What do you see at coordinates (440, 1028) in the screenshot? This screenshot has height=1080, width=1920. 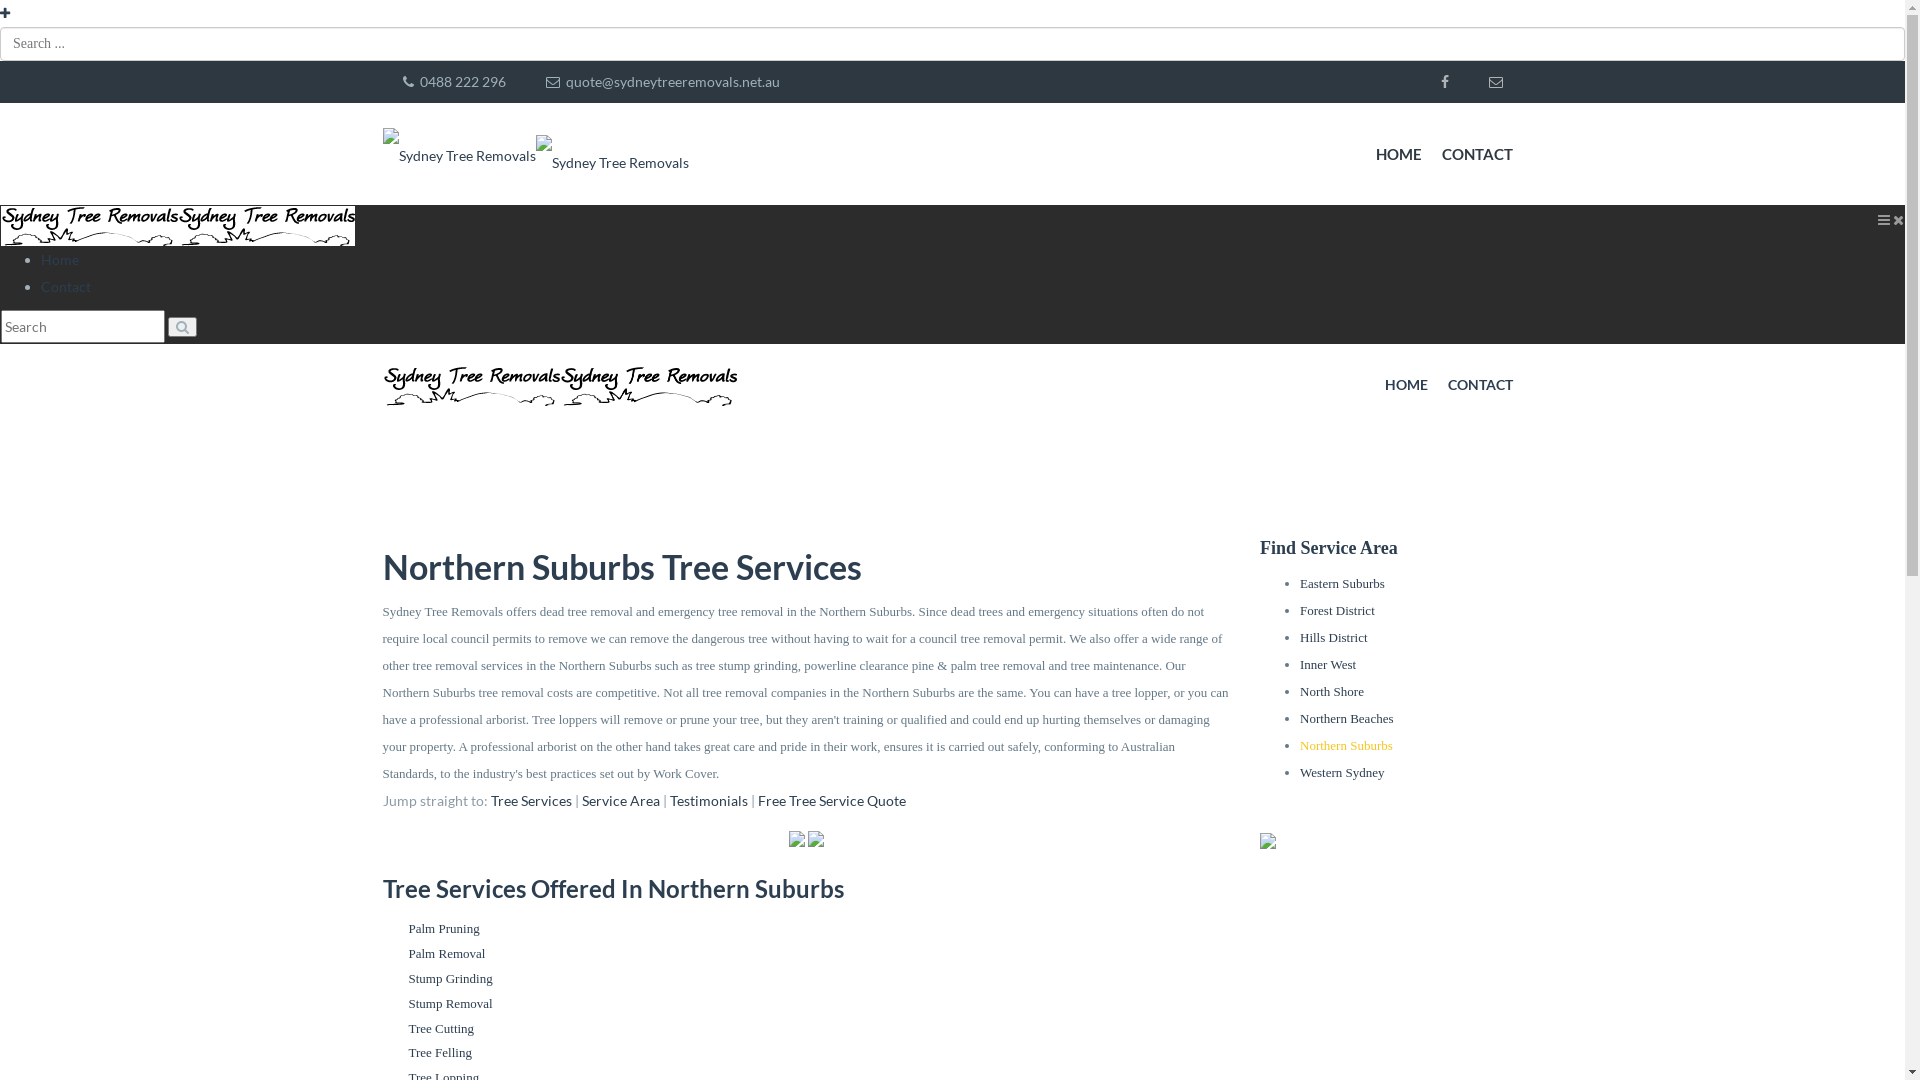 I see `'Tree Cutting'` at bounding box center [440, 1028].